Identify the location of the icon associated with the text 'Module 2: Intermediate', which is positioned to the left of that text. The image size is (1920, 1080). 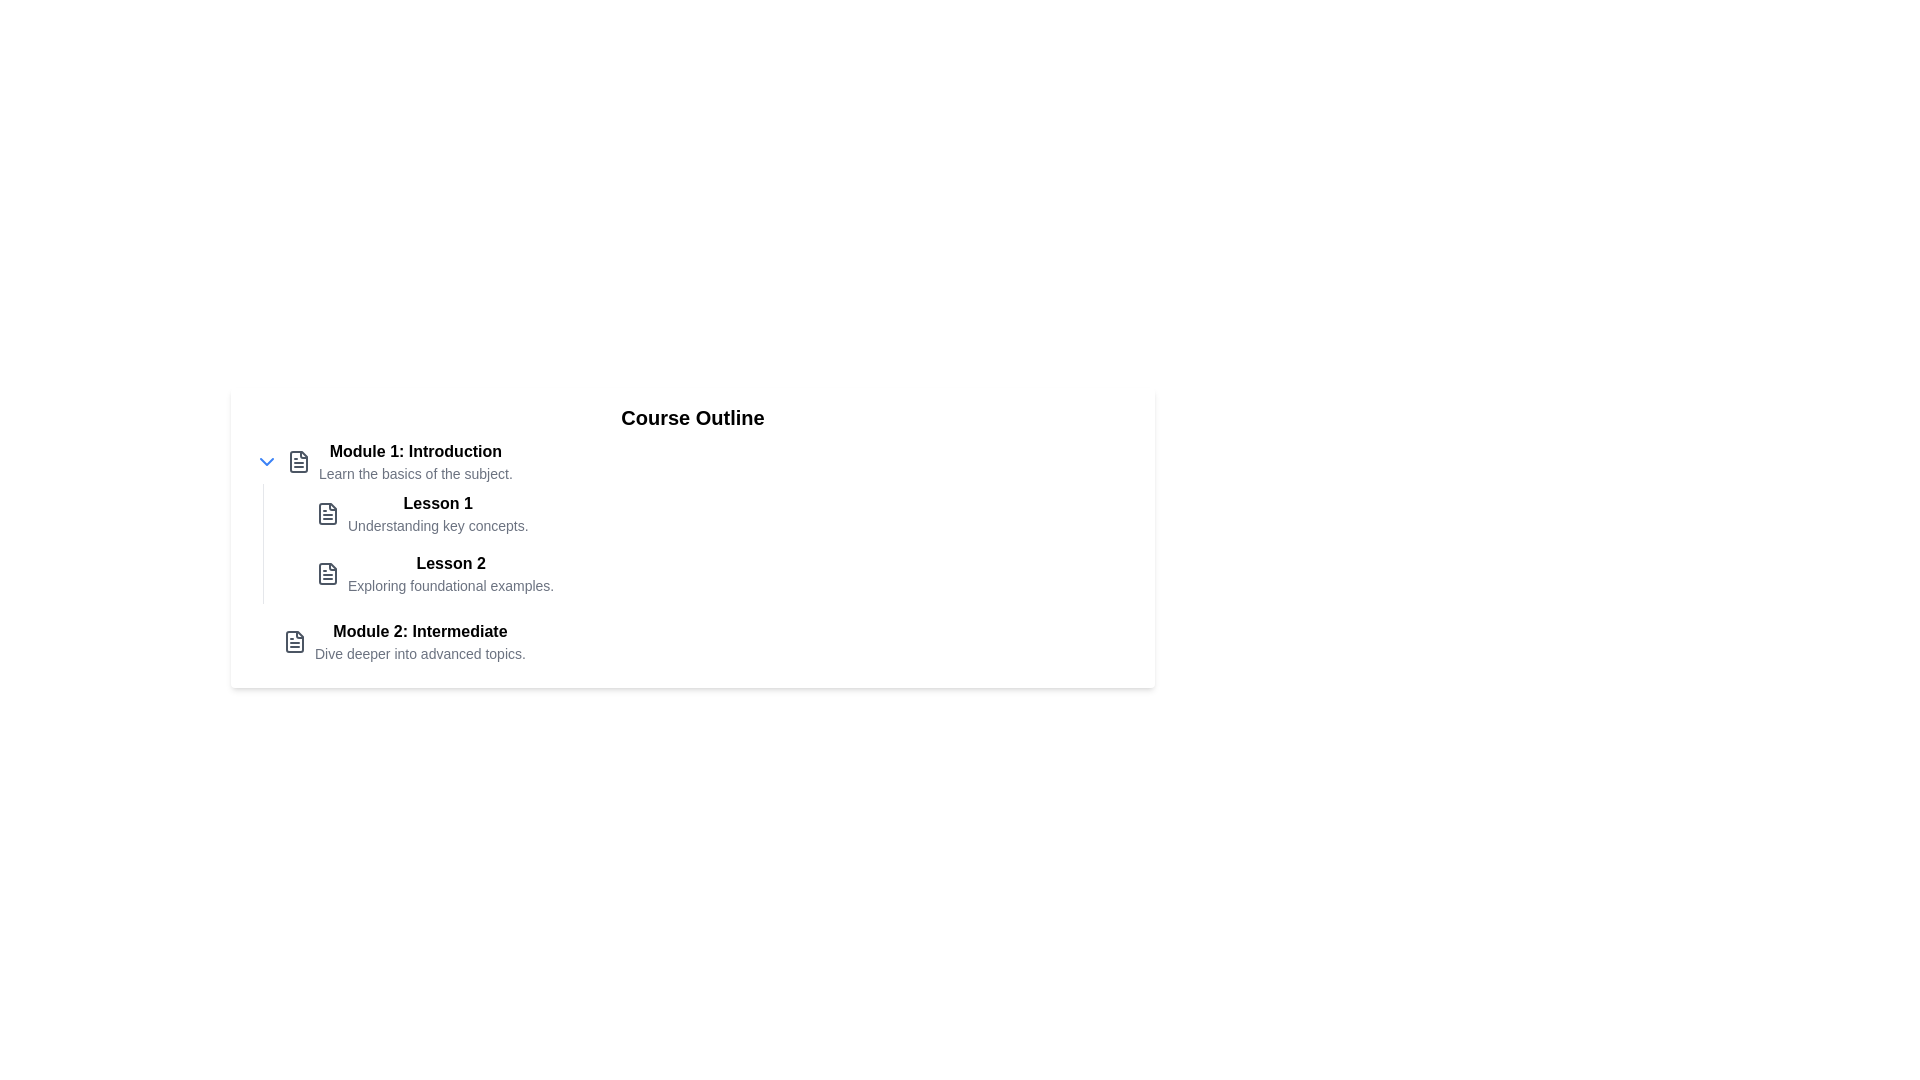
(293, 641).